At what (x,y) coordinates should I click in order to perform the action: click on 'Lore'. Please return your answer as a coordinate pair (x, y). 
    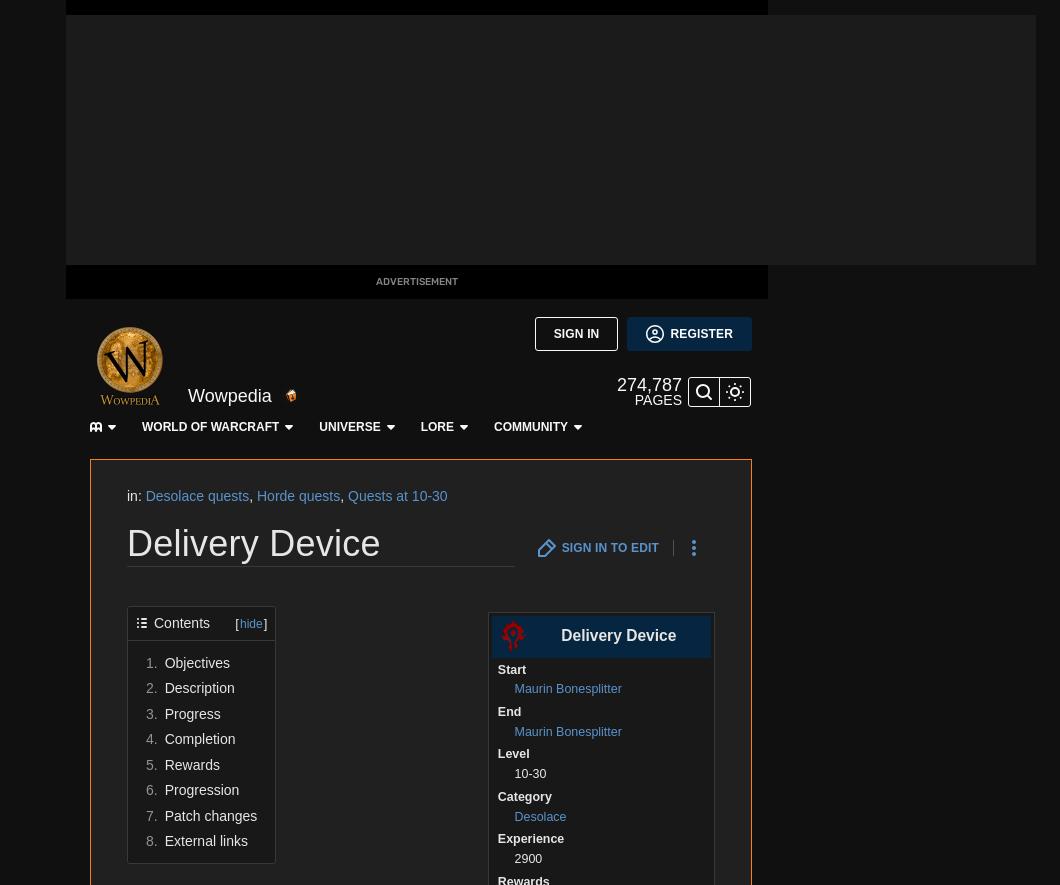
    Looking at the image, I should click on (327, 22).